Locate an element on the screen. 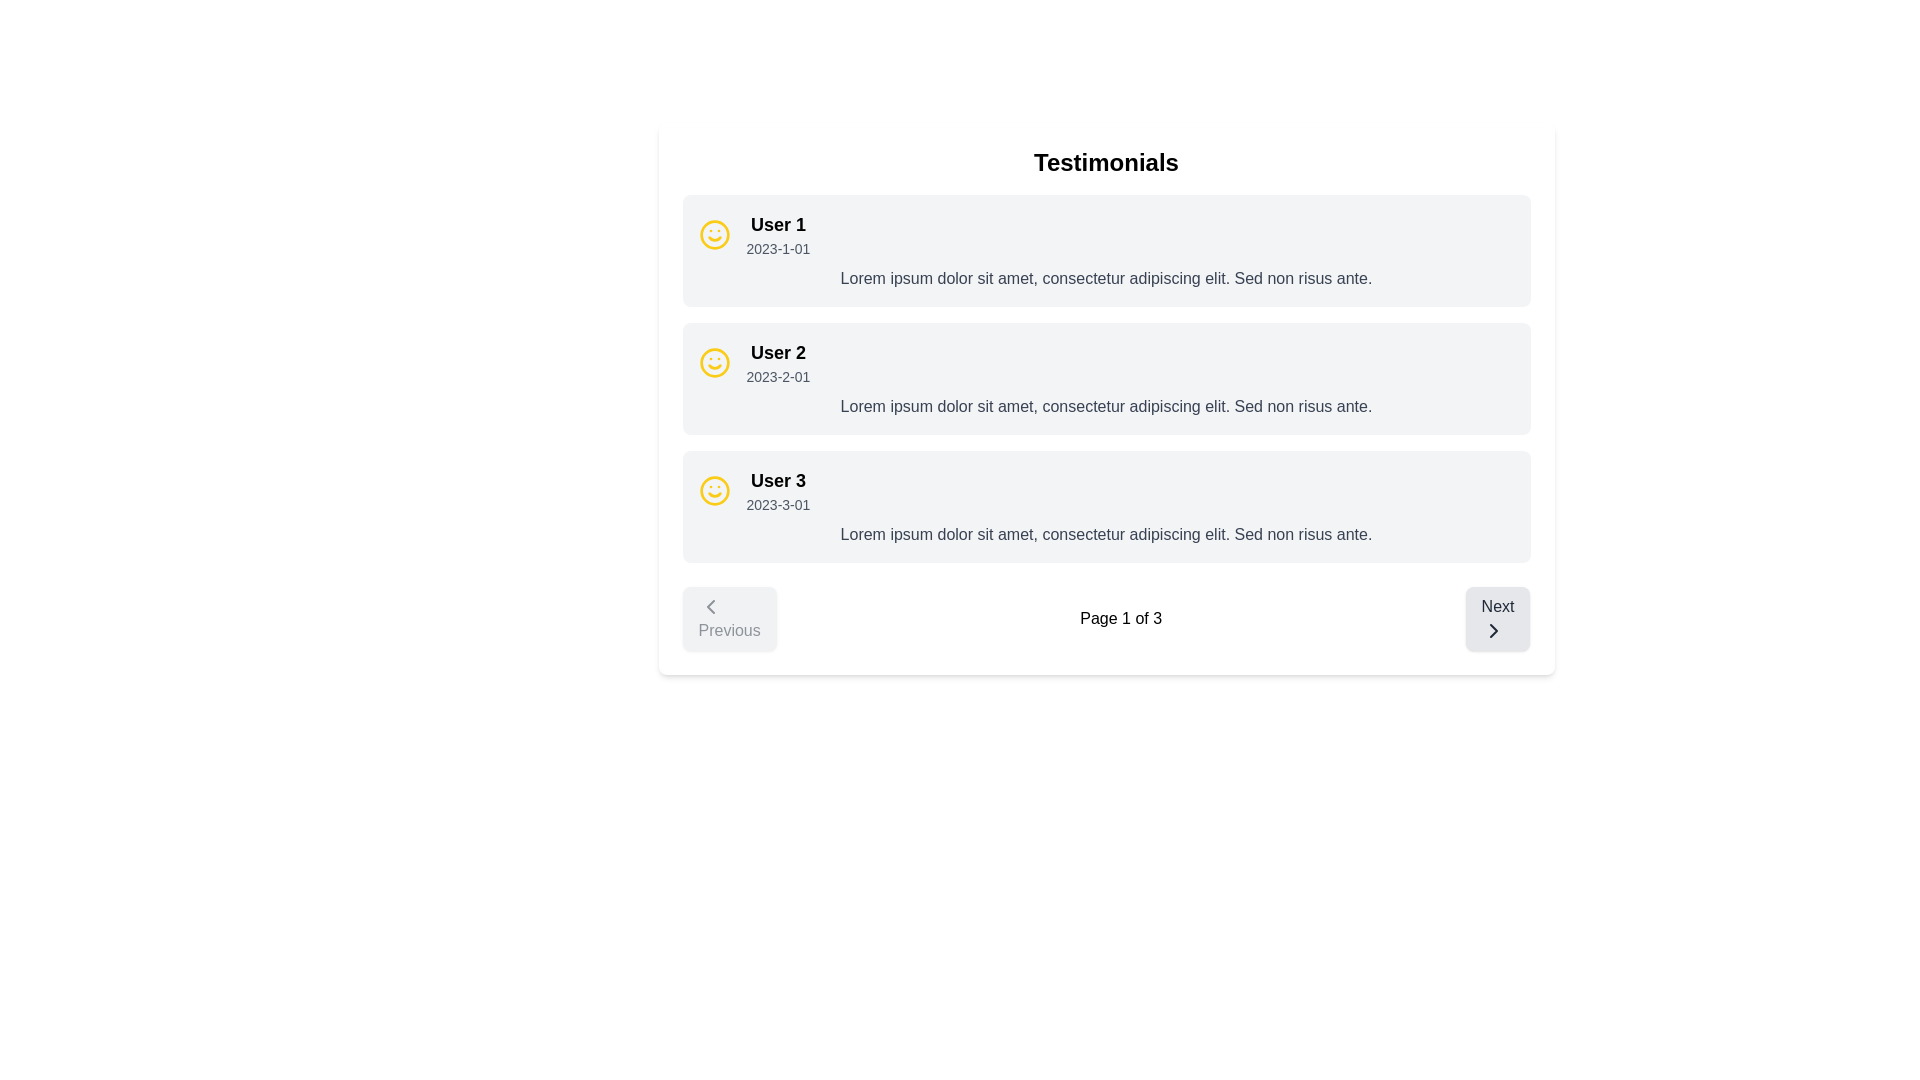 The width and height of the screenshot is (1920, 1080). the rightward SVG icon within the 'Next' button located at the bottom-right corner of the interface is located at coordinates (1493, 631).